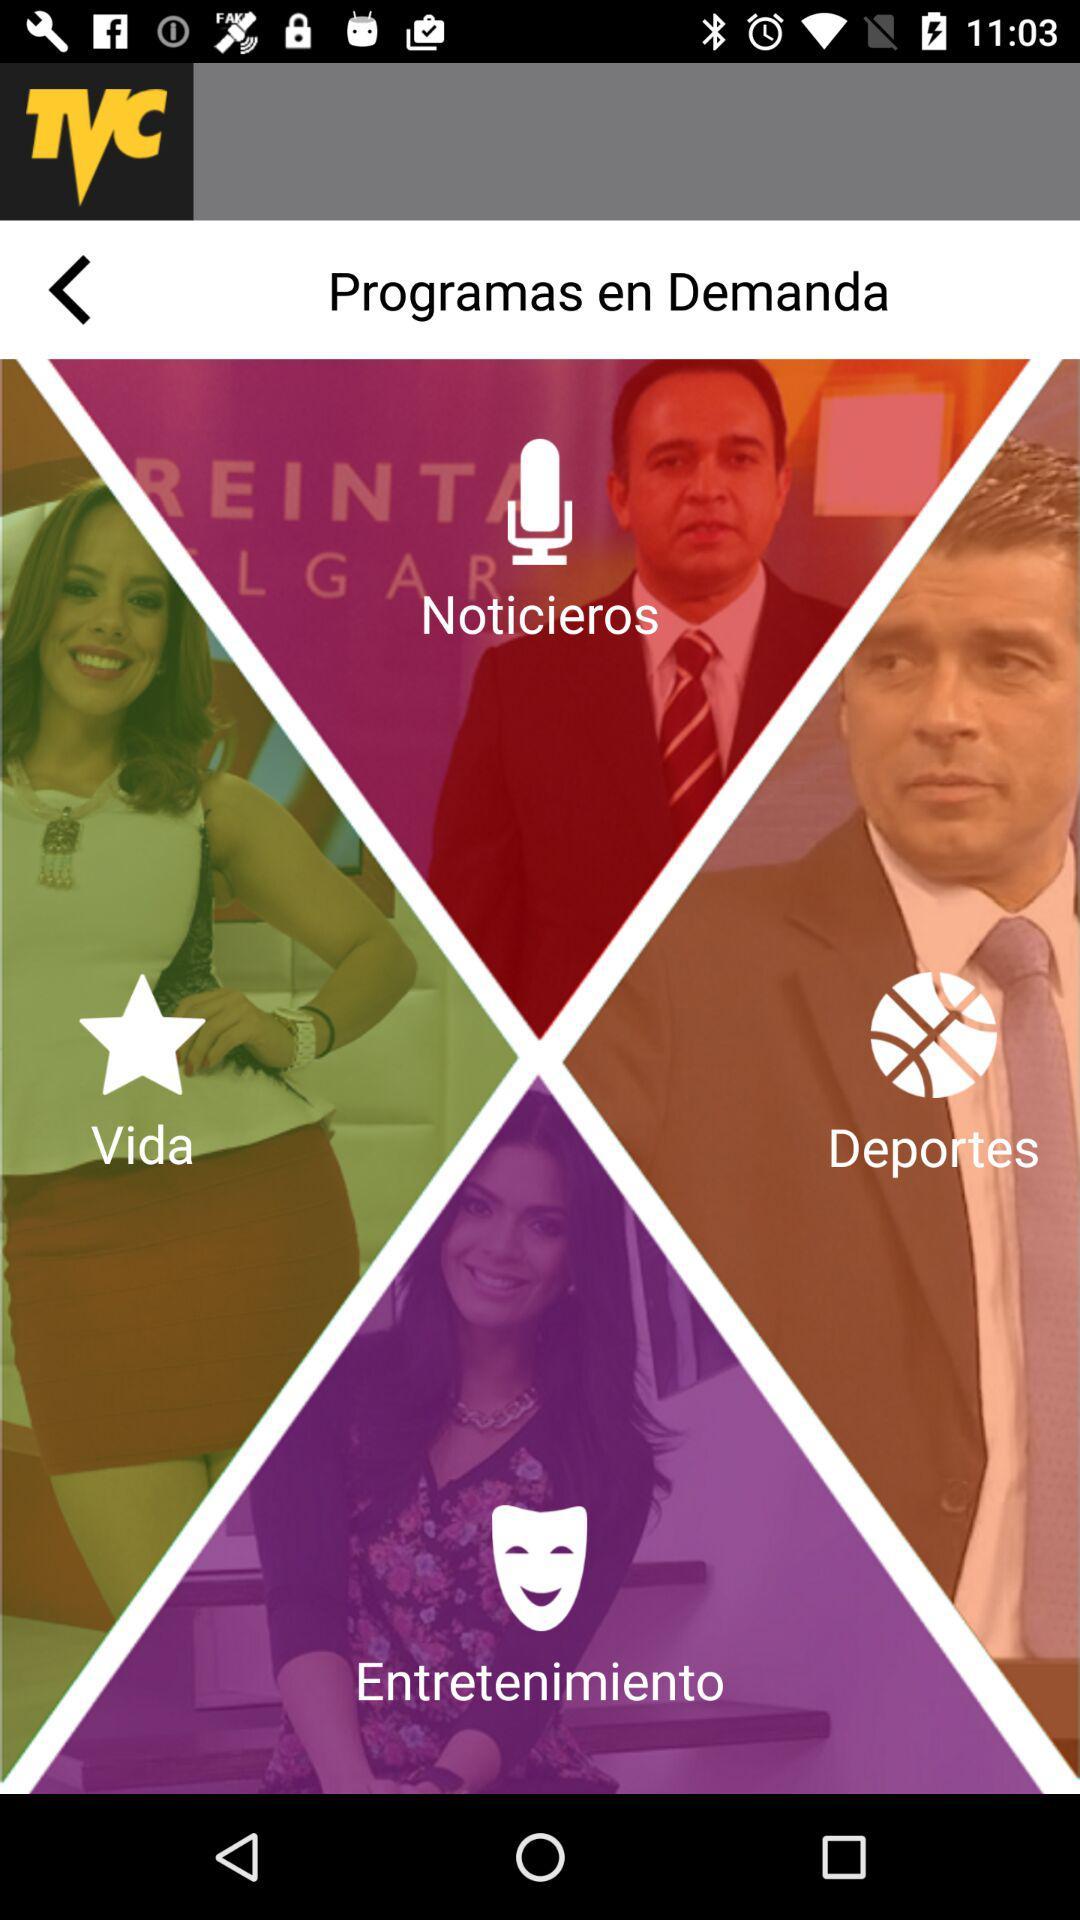 The height and width of the screenshot is (1920, 1080). Describe the element at coordinates (141, 1075) in the screenshot. I see `vida icon` at that location.